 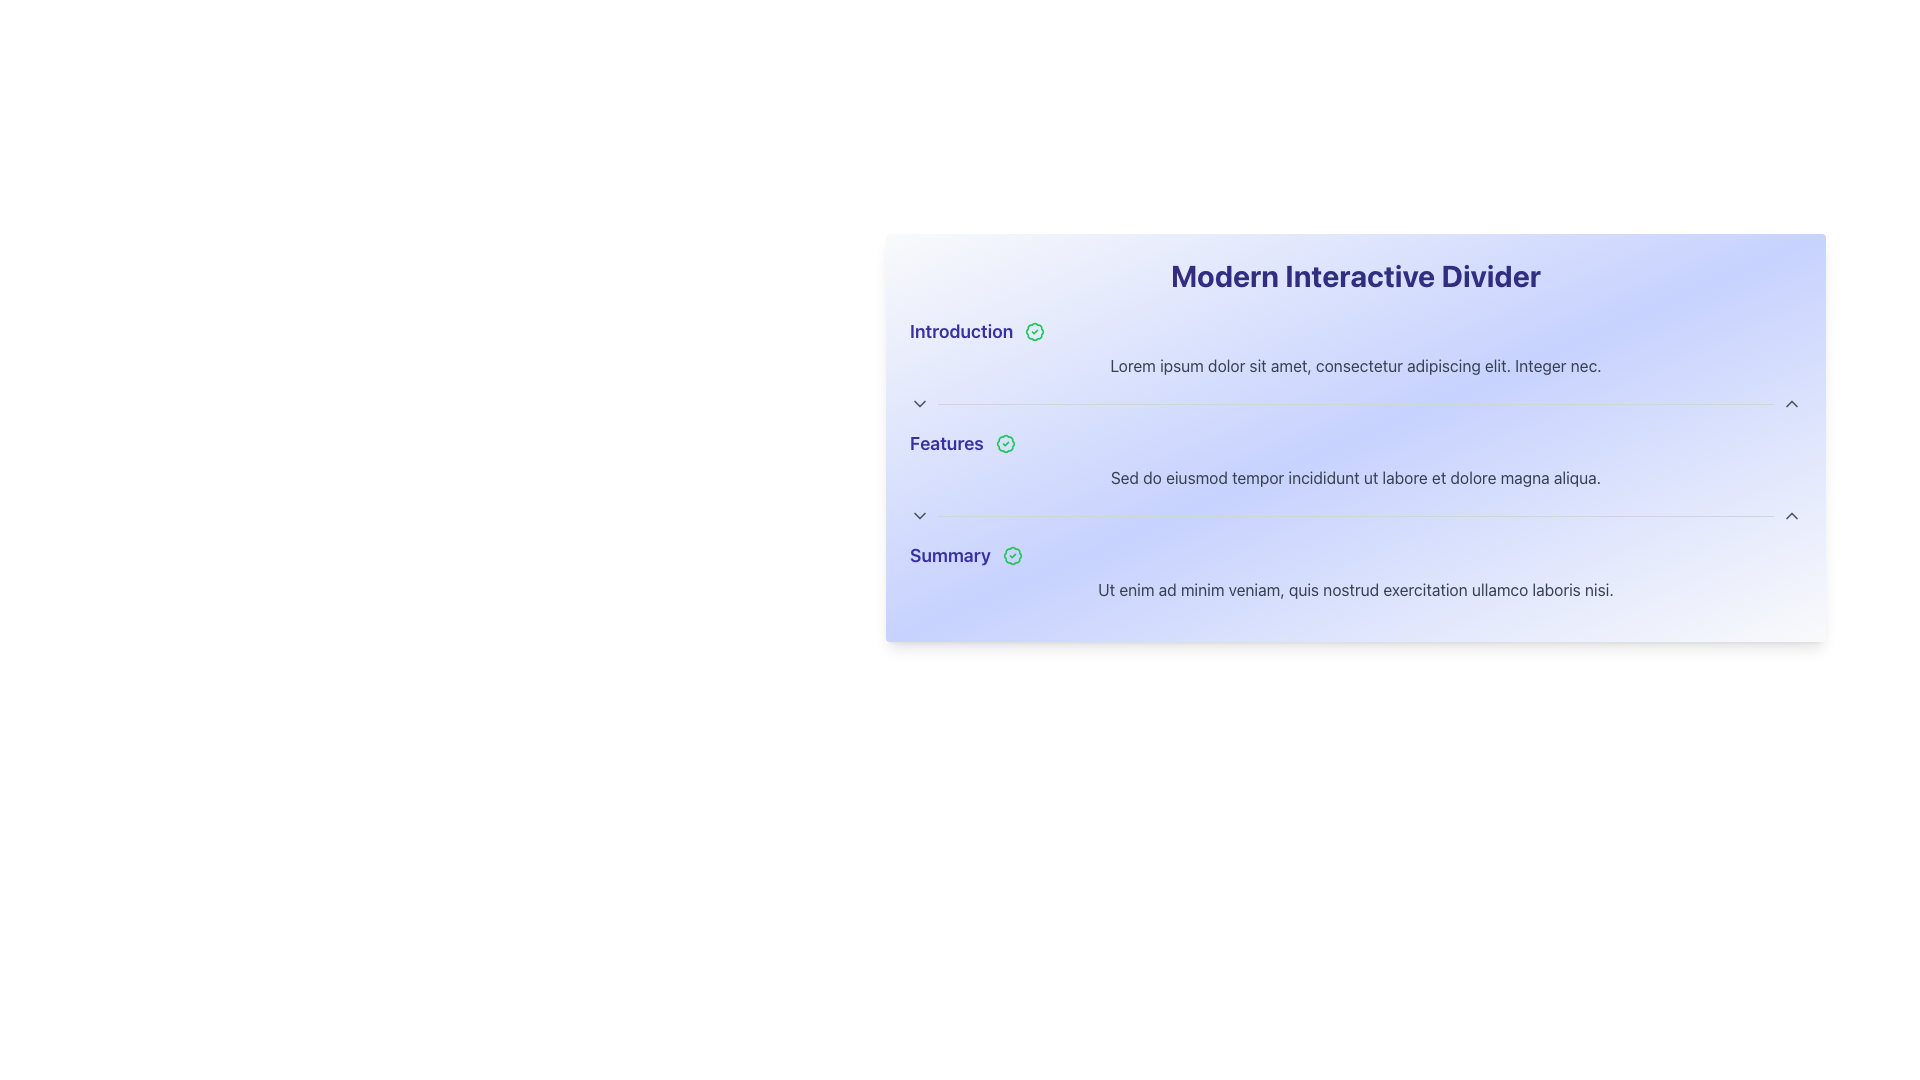 I want to click on the circular icon with a green border and white interior located next to the 'Introduction' label in the upper left corner of the segment, so click(x=1035, y=330).